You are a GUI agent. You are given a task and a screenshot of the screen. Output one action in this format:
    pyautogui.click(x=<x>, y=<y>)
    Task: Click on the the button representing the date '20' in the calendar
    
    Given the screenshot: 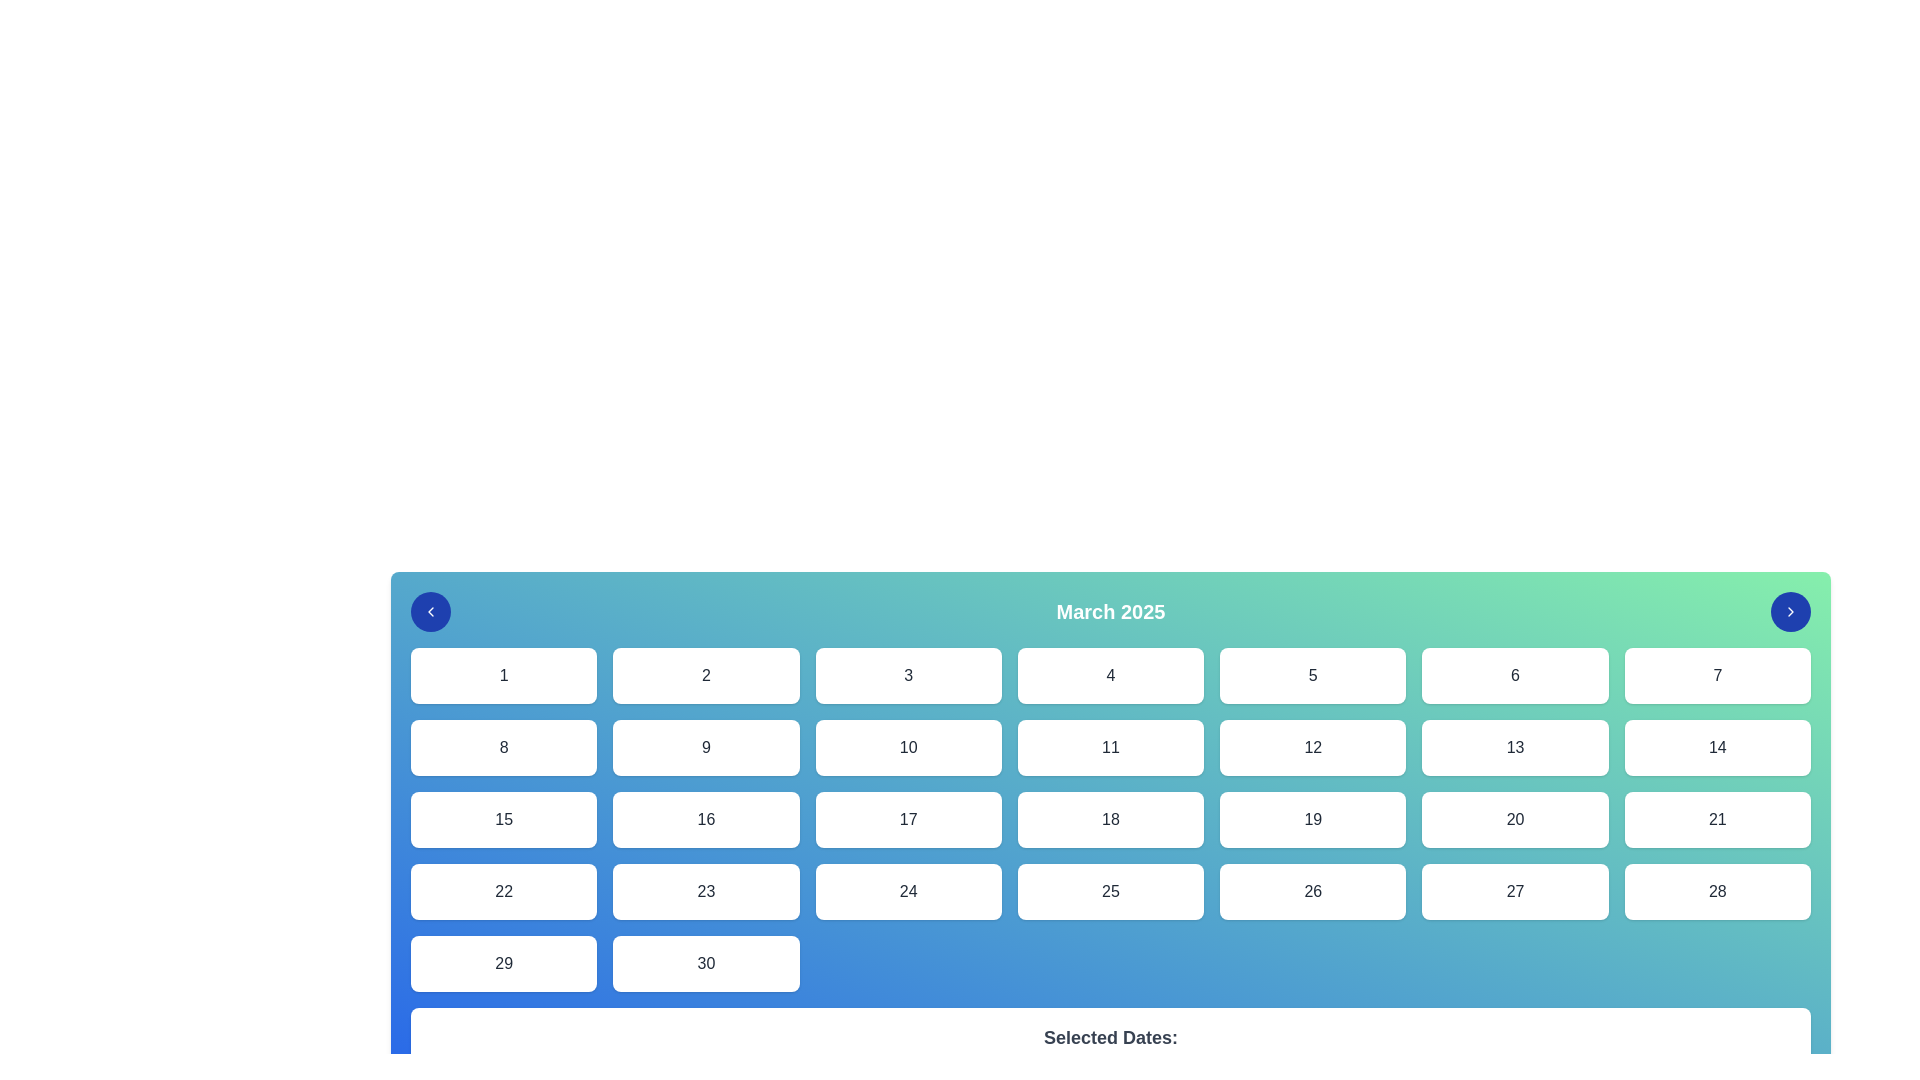 What is the action you would take?
    pyautogui.click(x=1515, y=820)
    